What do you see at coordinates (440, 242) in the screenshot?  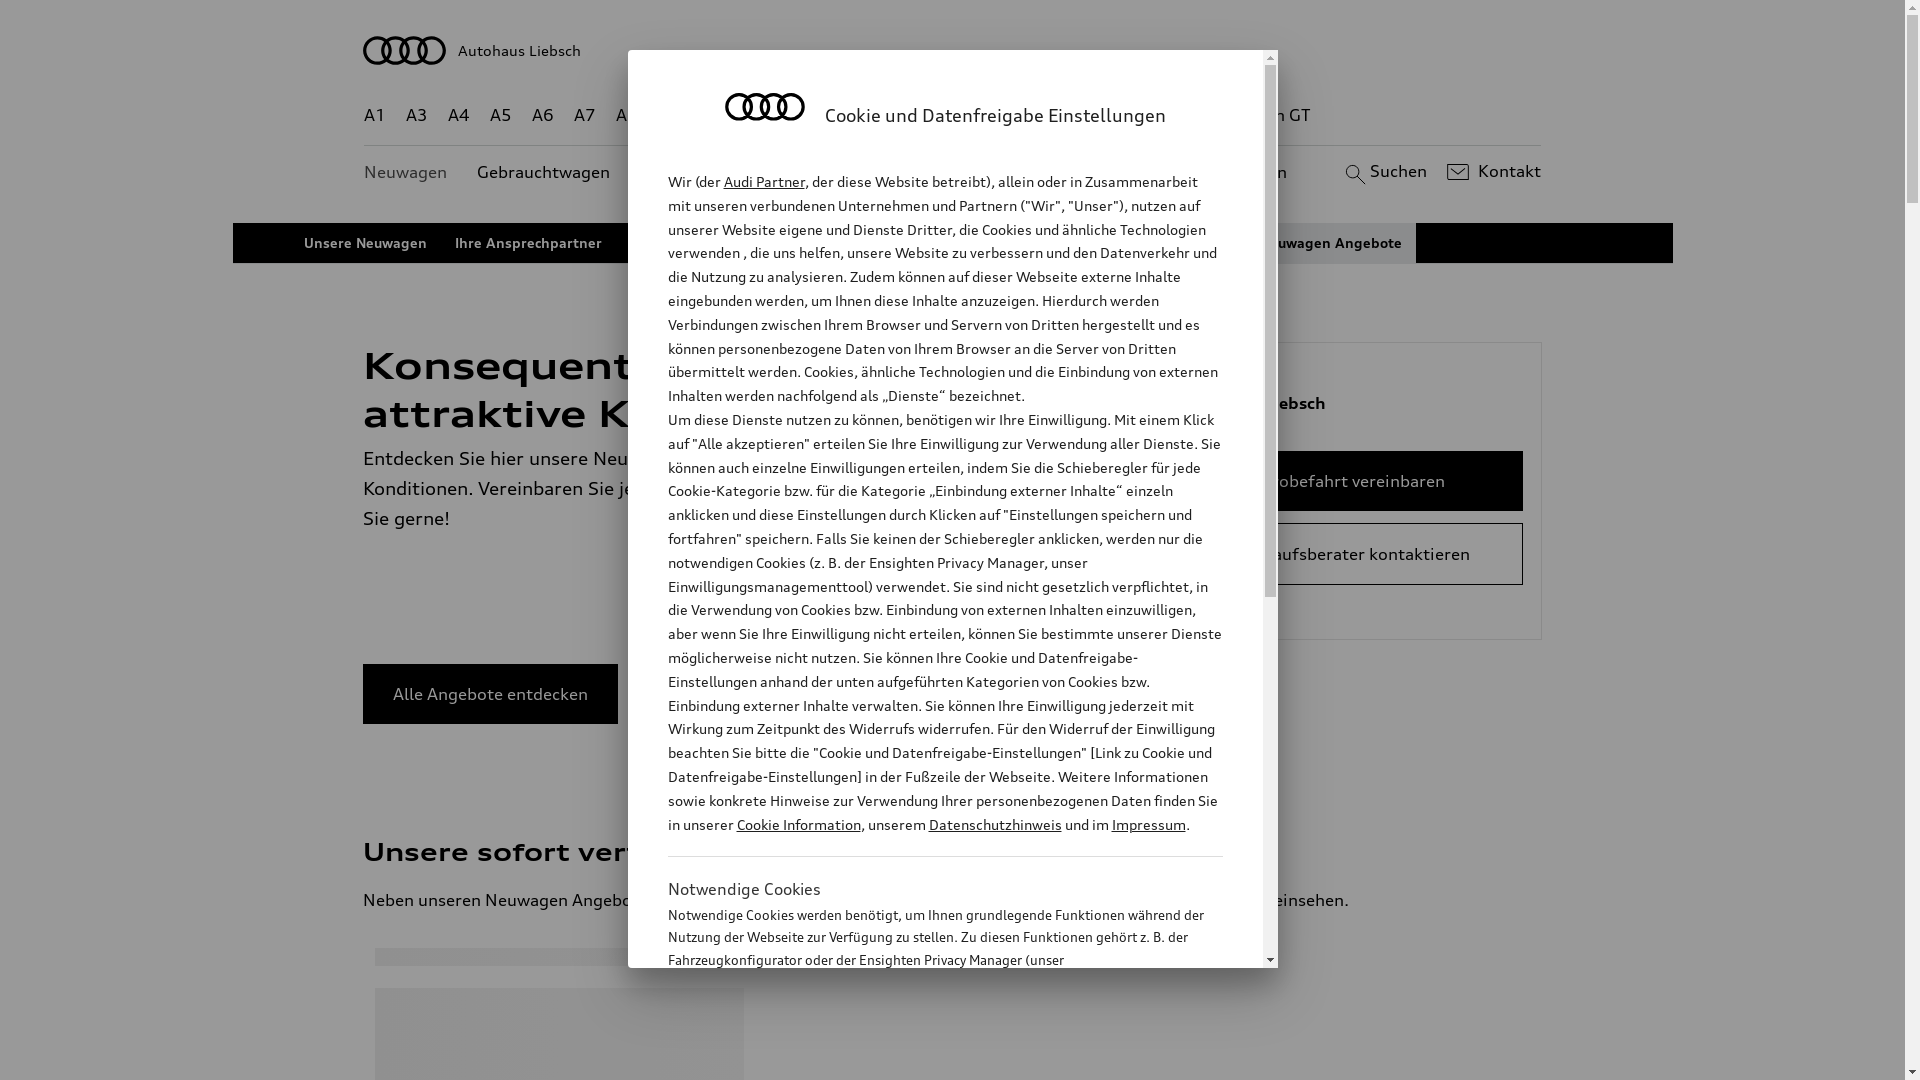 I see `'Ihre Ansprechpartner'` at bounding box center [440, 242].